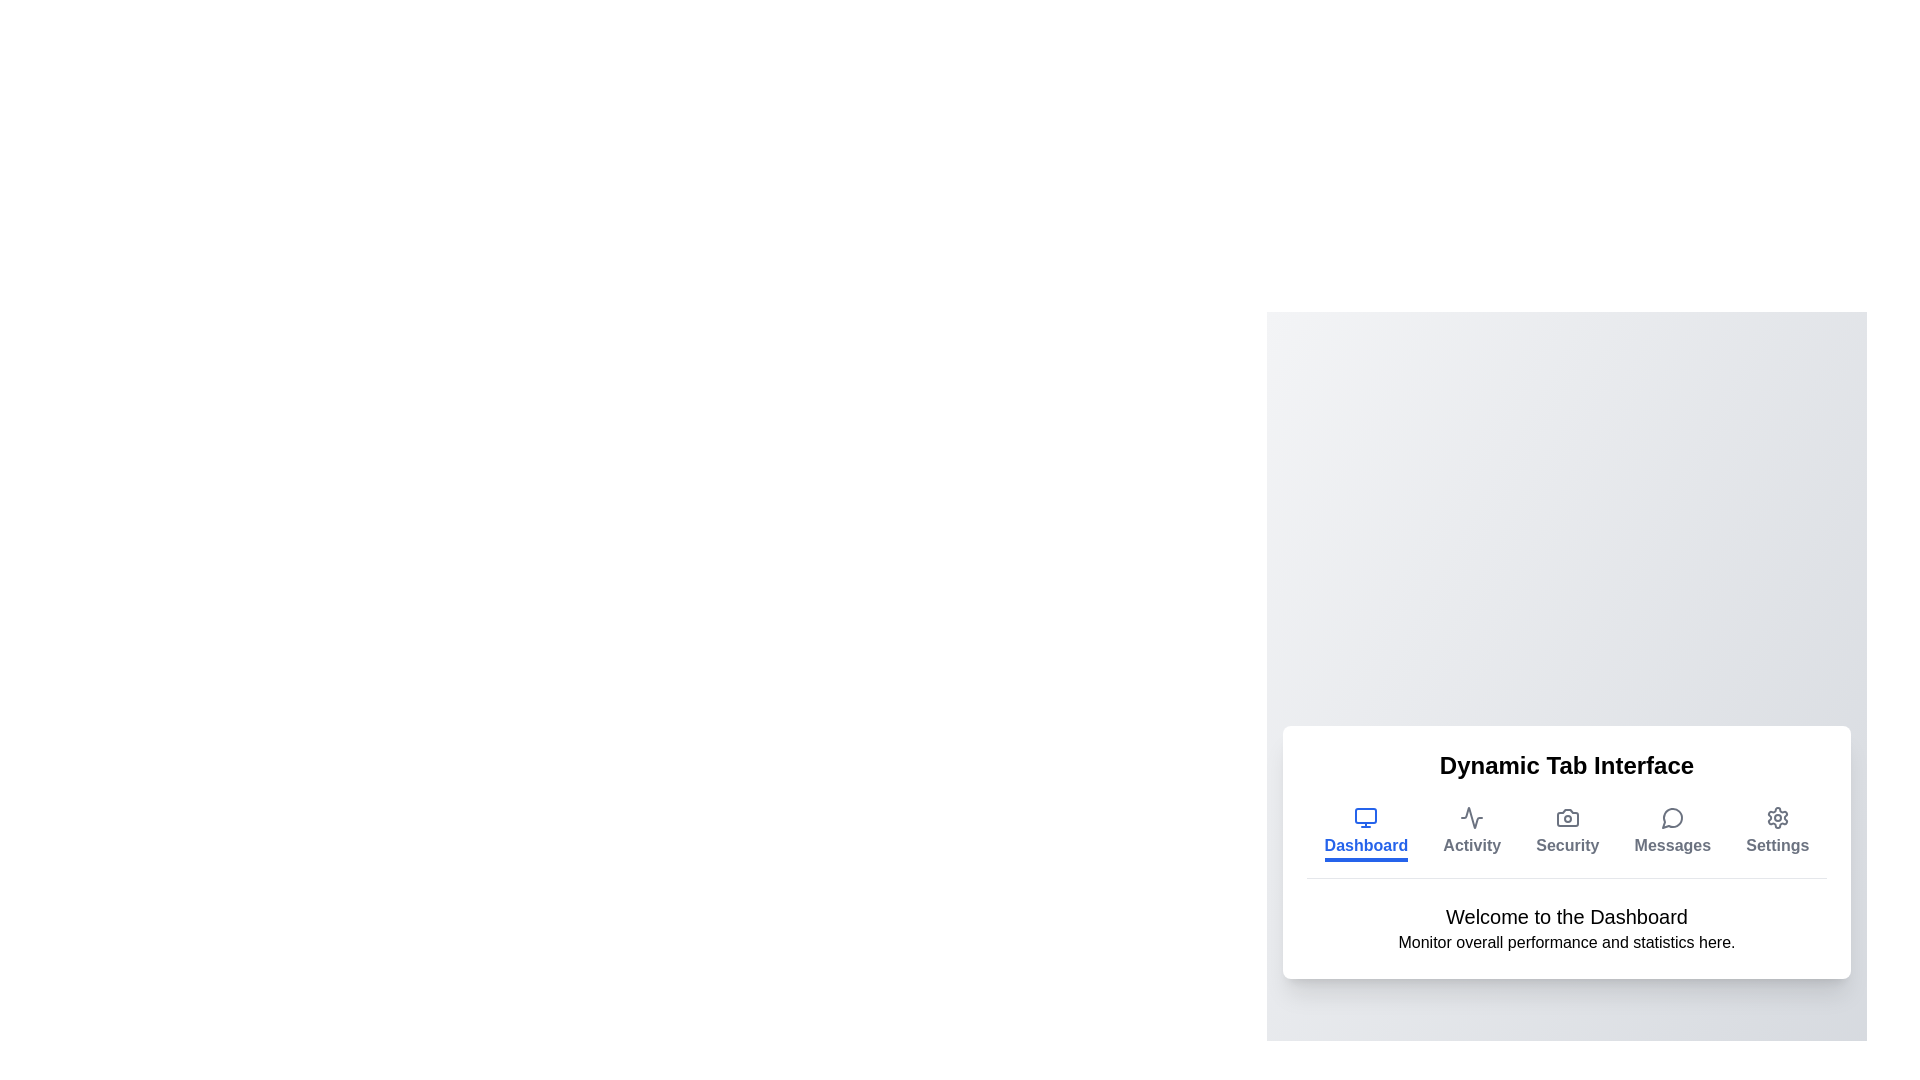 The height and width of the screenshot is (1080, 1920). I want to click on the 'Security' tab button, located, so click(1565, 852).